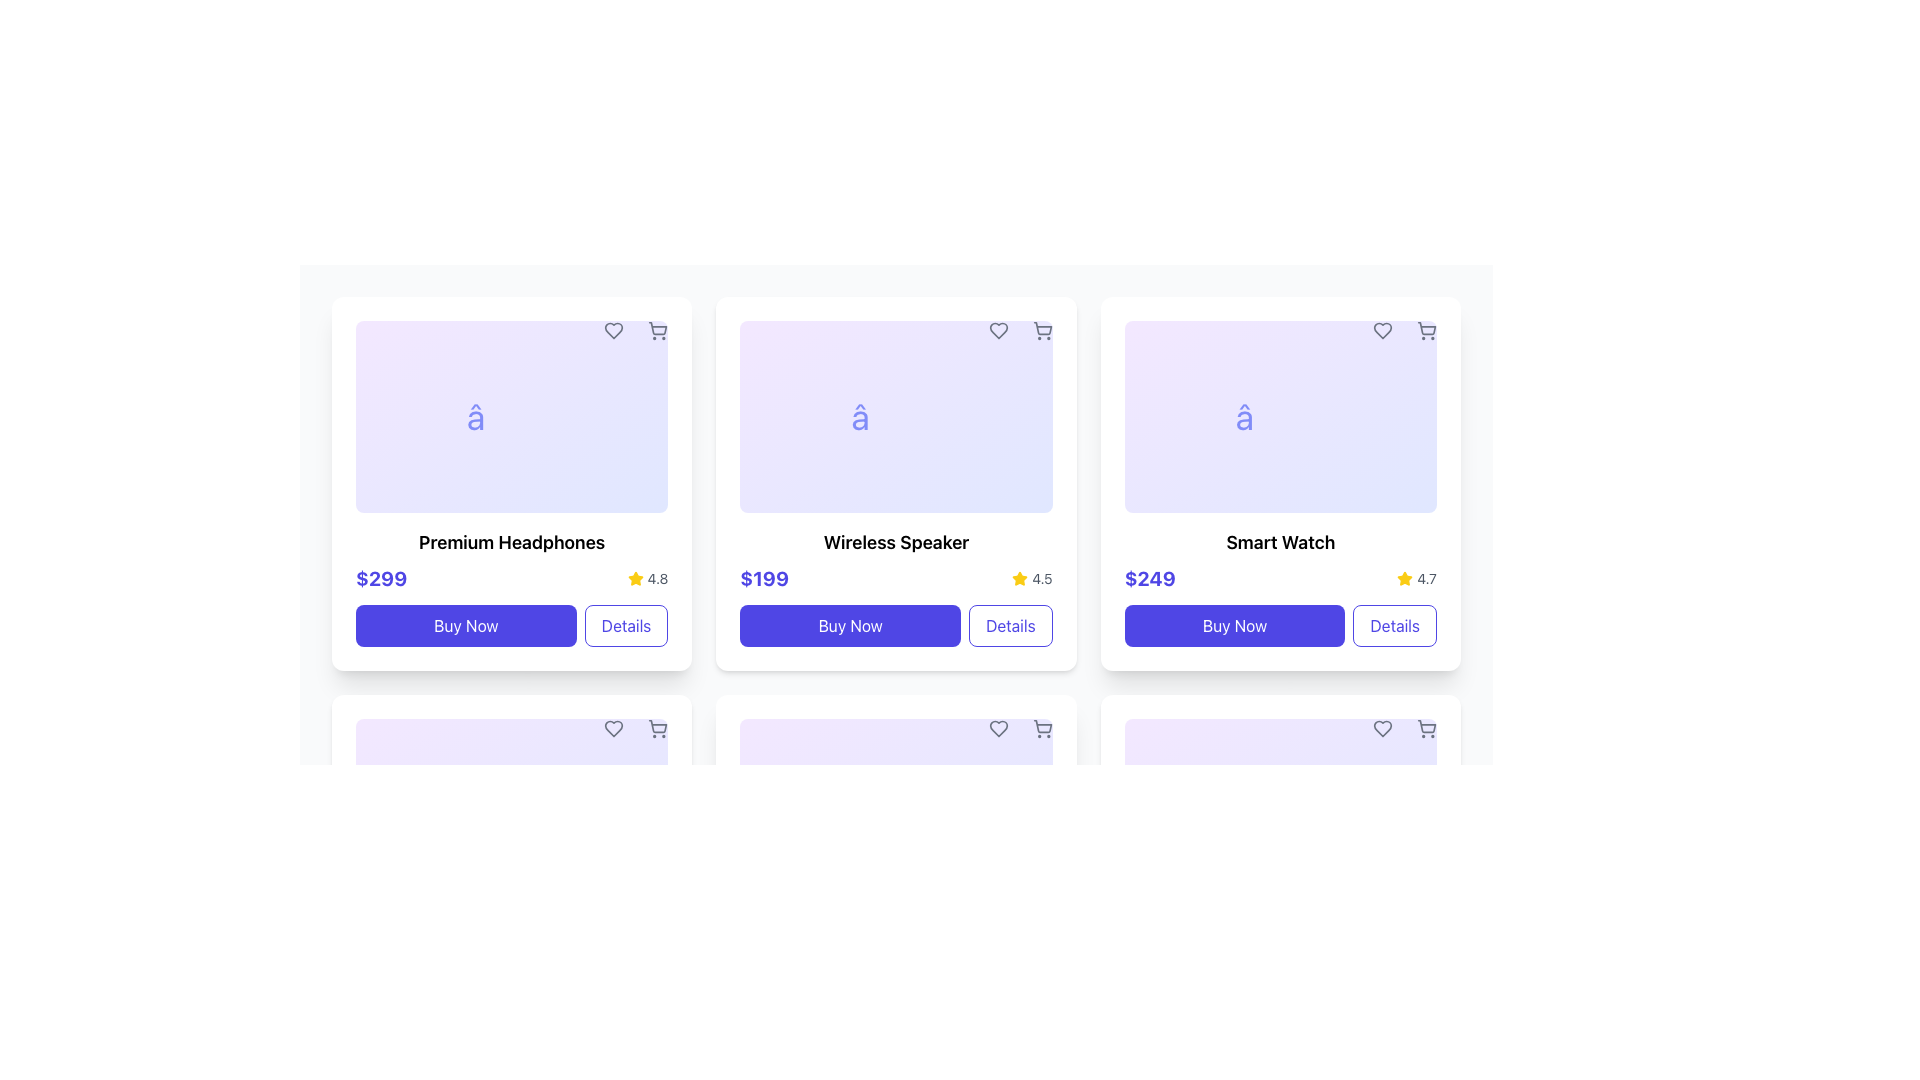 This screenshot has height=1080, width=1920. I want to click on the 'Details' button, which is a rectangular button with a white background and purple border, containing the text 'Details' in purple font, located at the bottom right corner of the card for the 'Smart Watch', so click(1394, 624).